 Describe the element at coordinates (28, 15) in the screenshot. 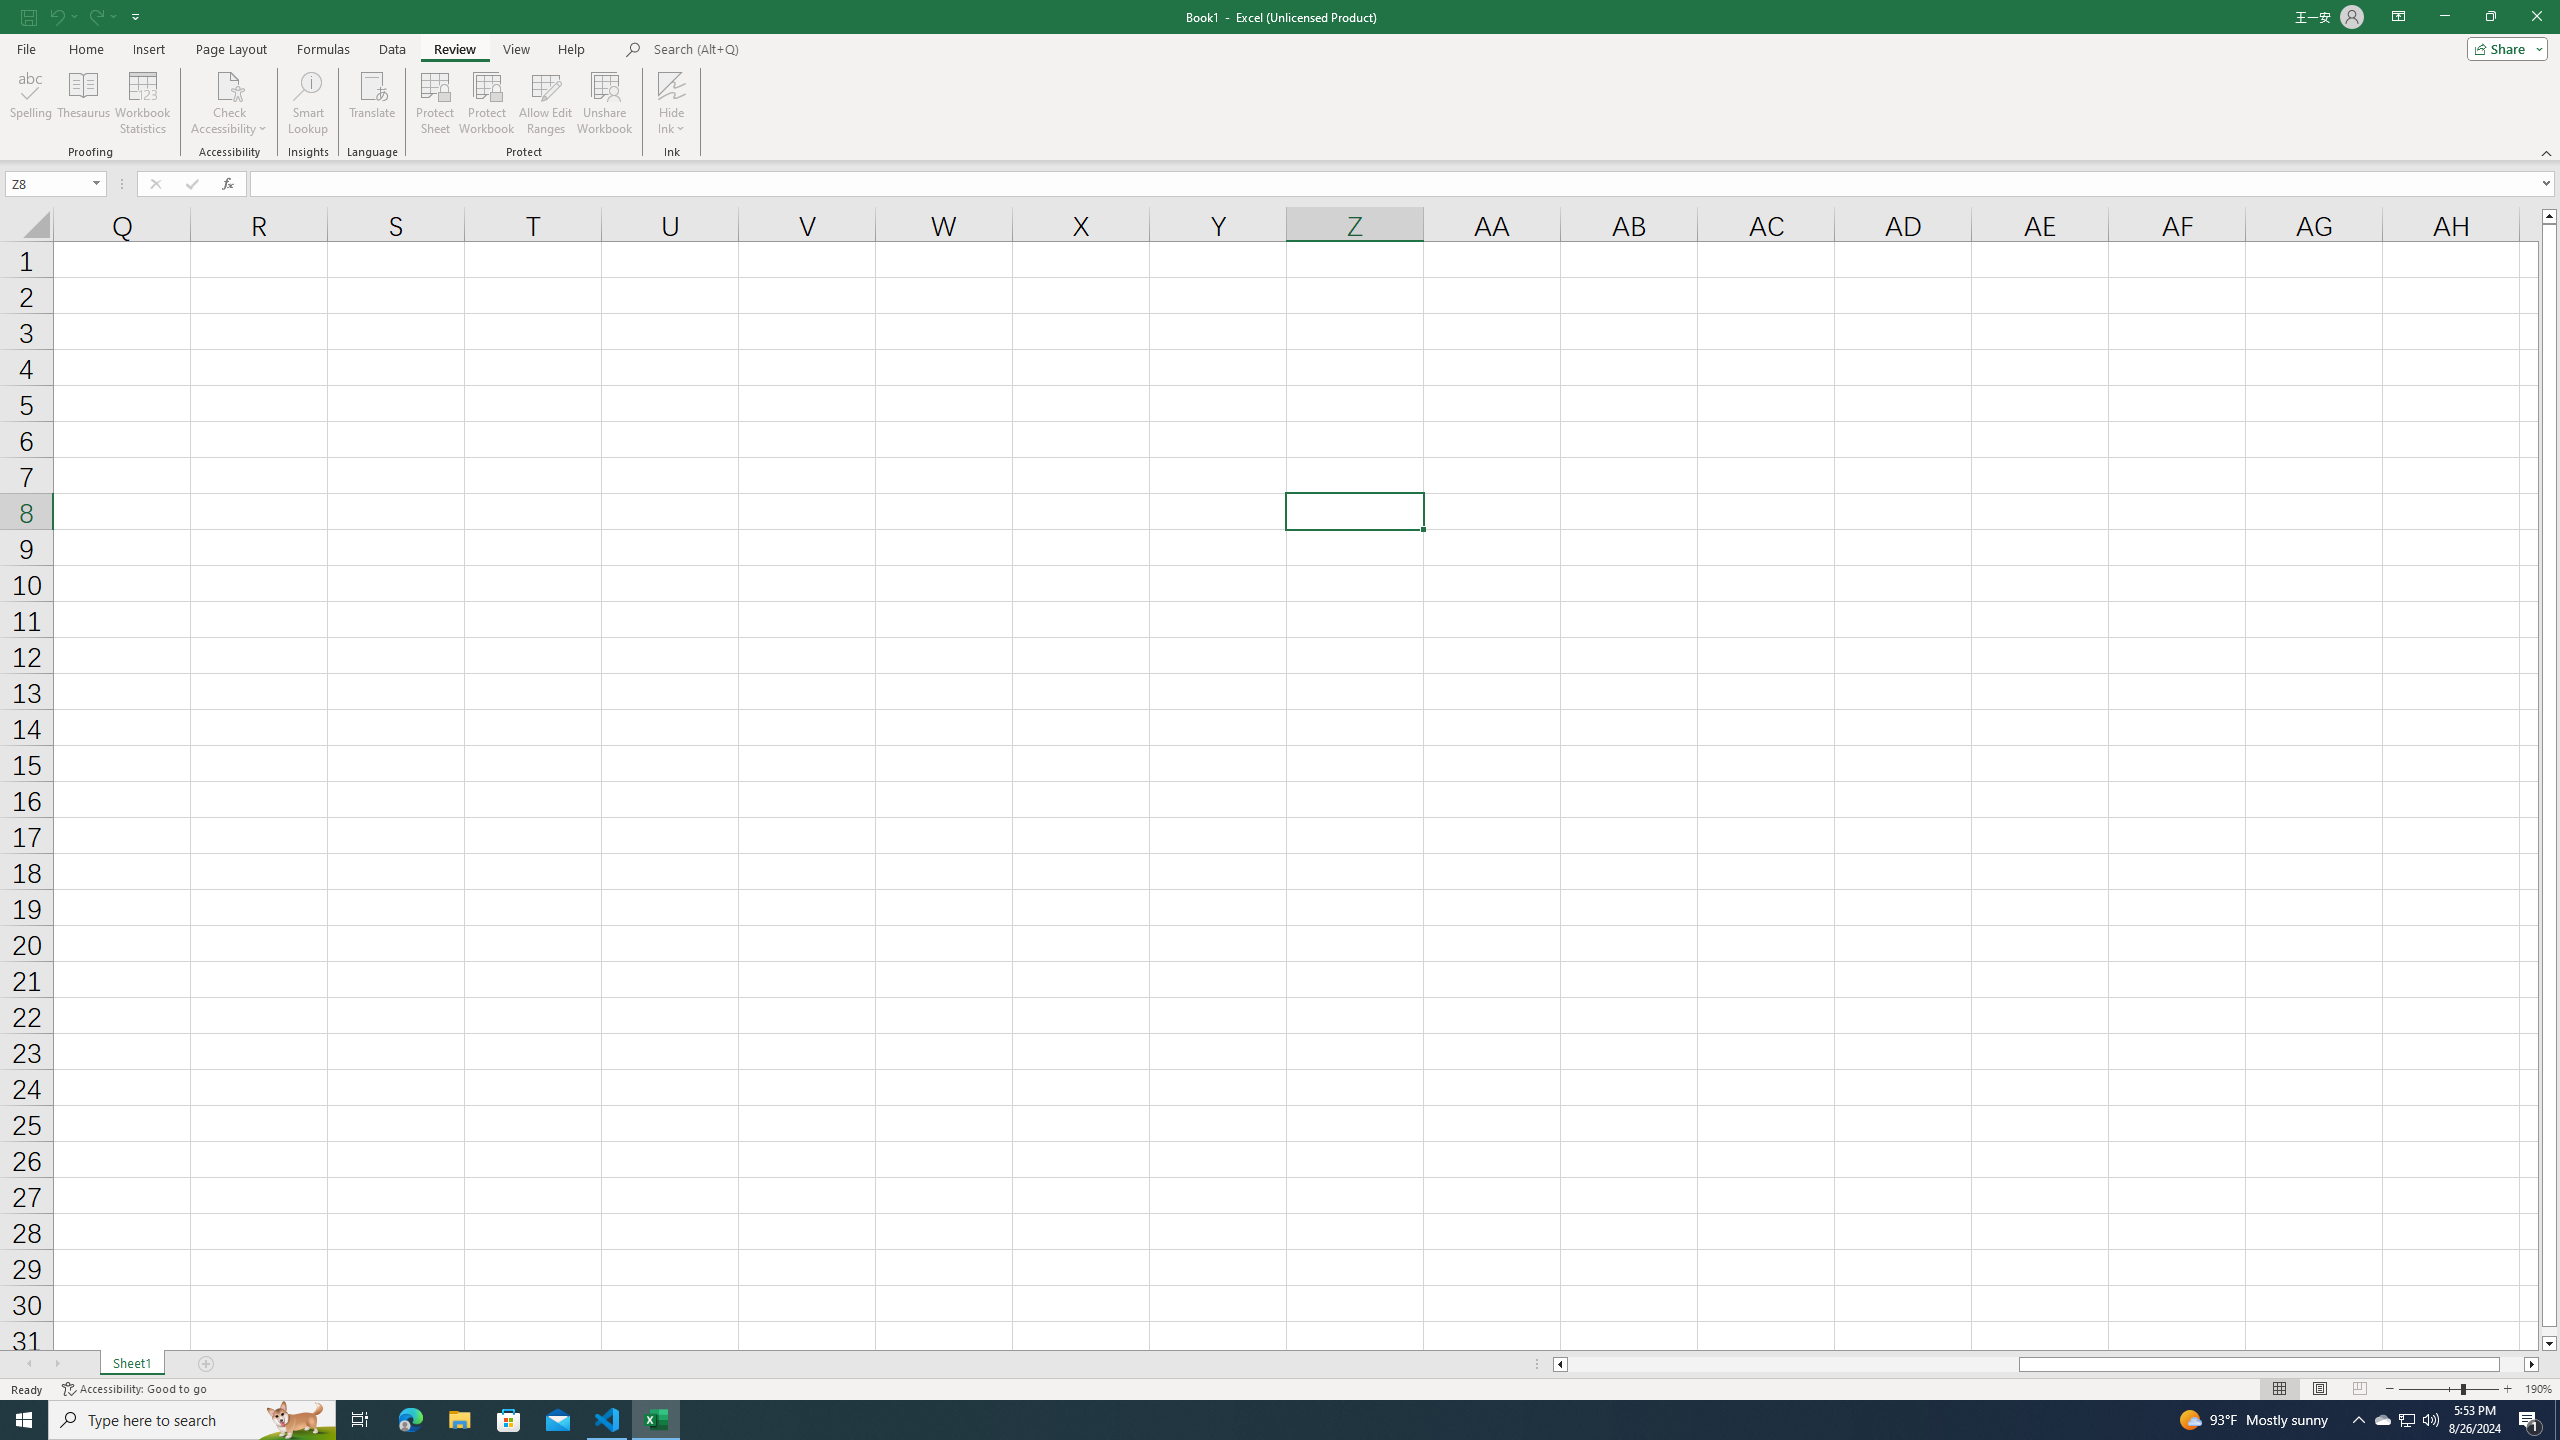

I see `'Save'` at that location.